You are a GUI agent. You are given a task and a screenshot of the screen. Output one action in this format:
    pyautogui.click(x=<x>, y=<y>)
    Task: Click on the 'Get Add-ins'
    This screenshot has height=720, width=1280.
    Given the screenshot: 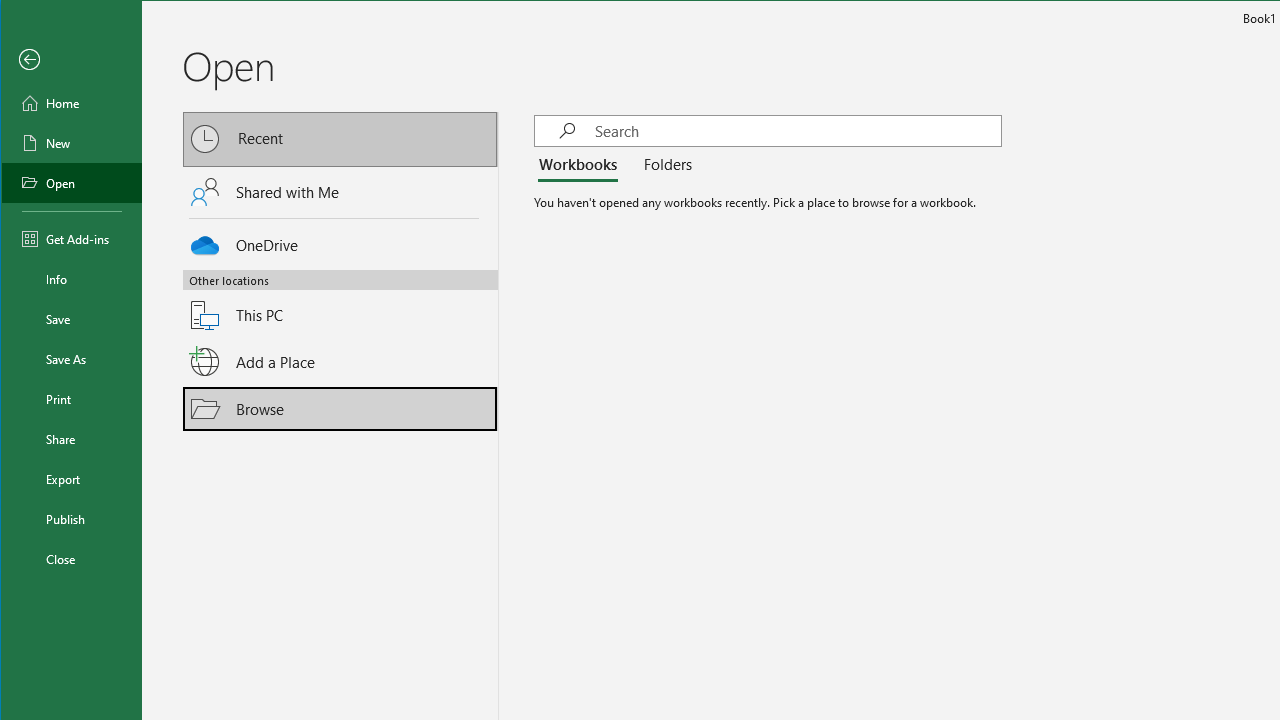 What is the action you would take?
    pyautogui.click(x=72, y=238)
    